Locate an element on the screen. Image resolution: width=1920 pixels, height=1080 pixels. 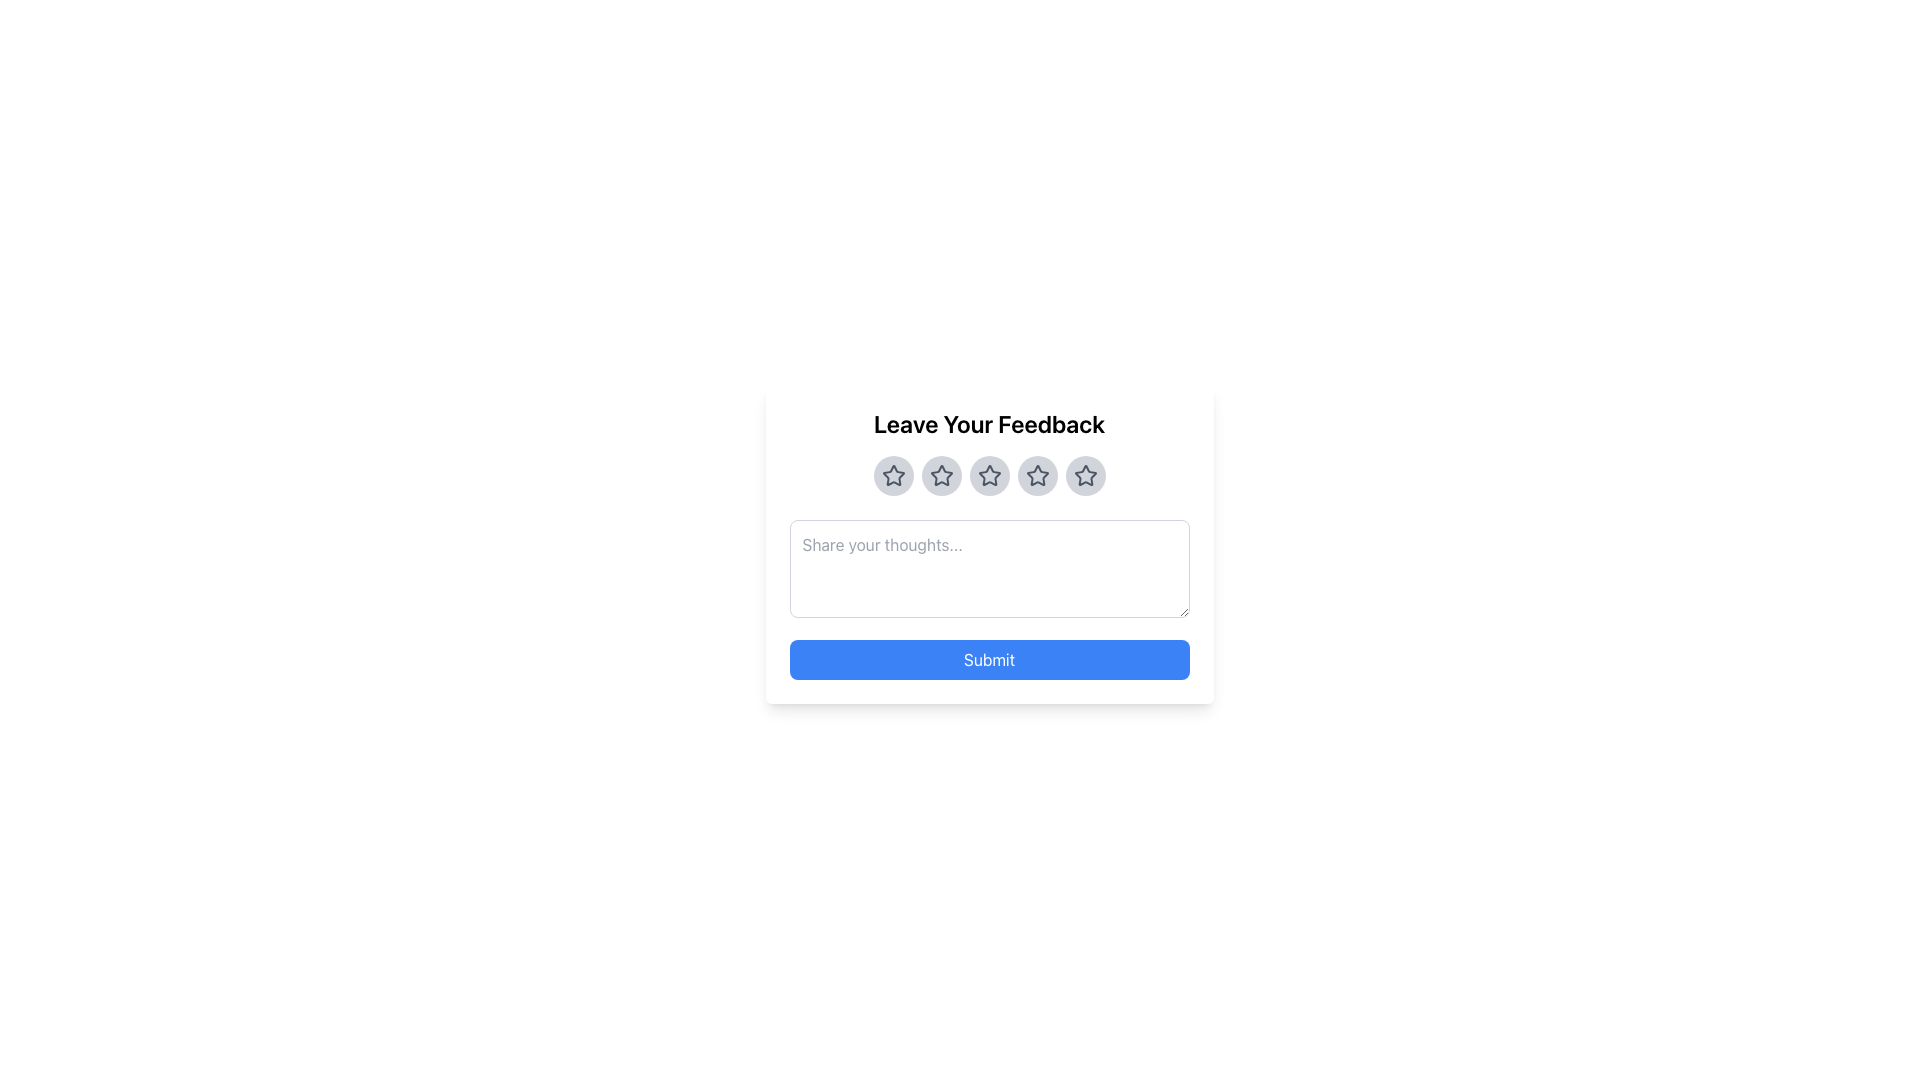
on the third star icon in the interactive visual rating element located below the 'Leave Your Feedback' header is located at coordinates (989, 475).